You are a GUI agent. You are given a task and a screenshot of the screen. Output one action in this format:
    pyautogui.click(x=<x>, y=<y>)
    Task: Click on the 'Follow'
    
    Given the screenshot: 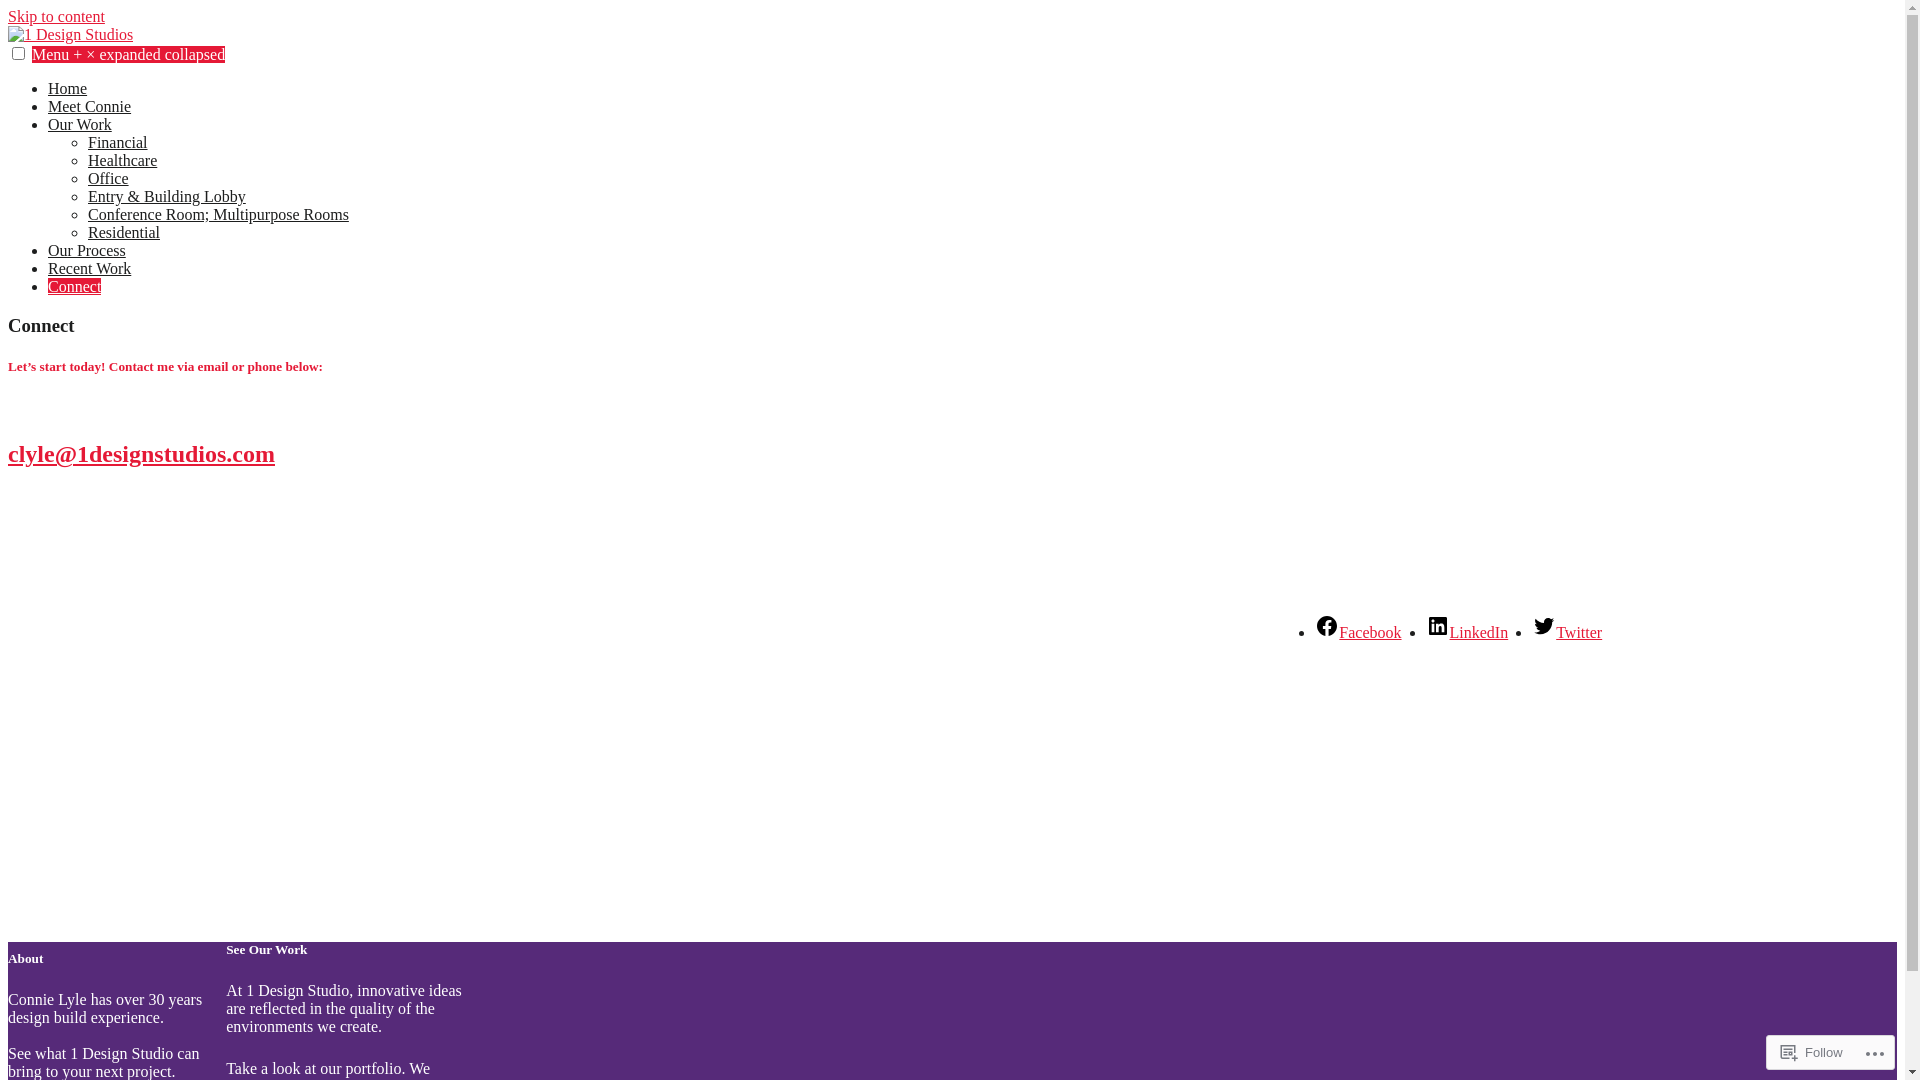 What is the action you would take?
    pyautogui.click(x=1772, y=1051)
    